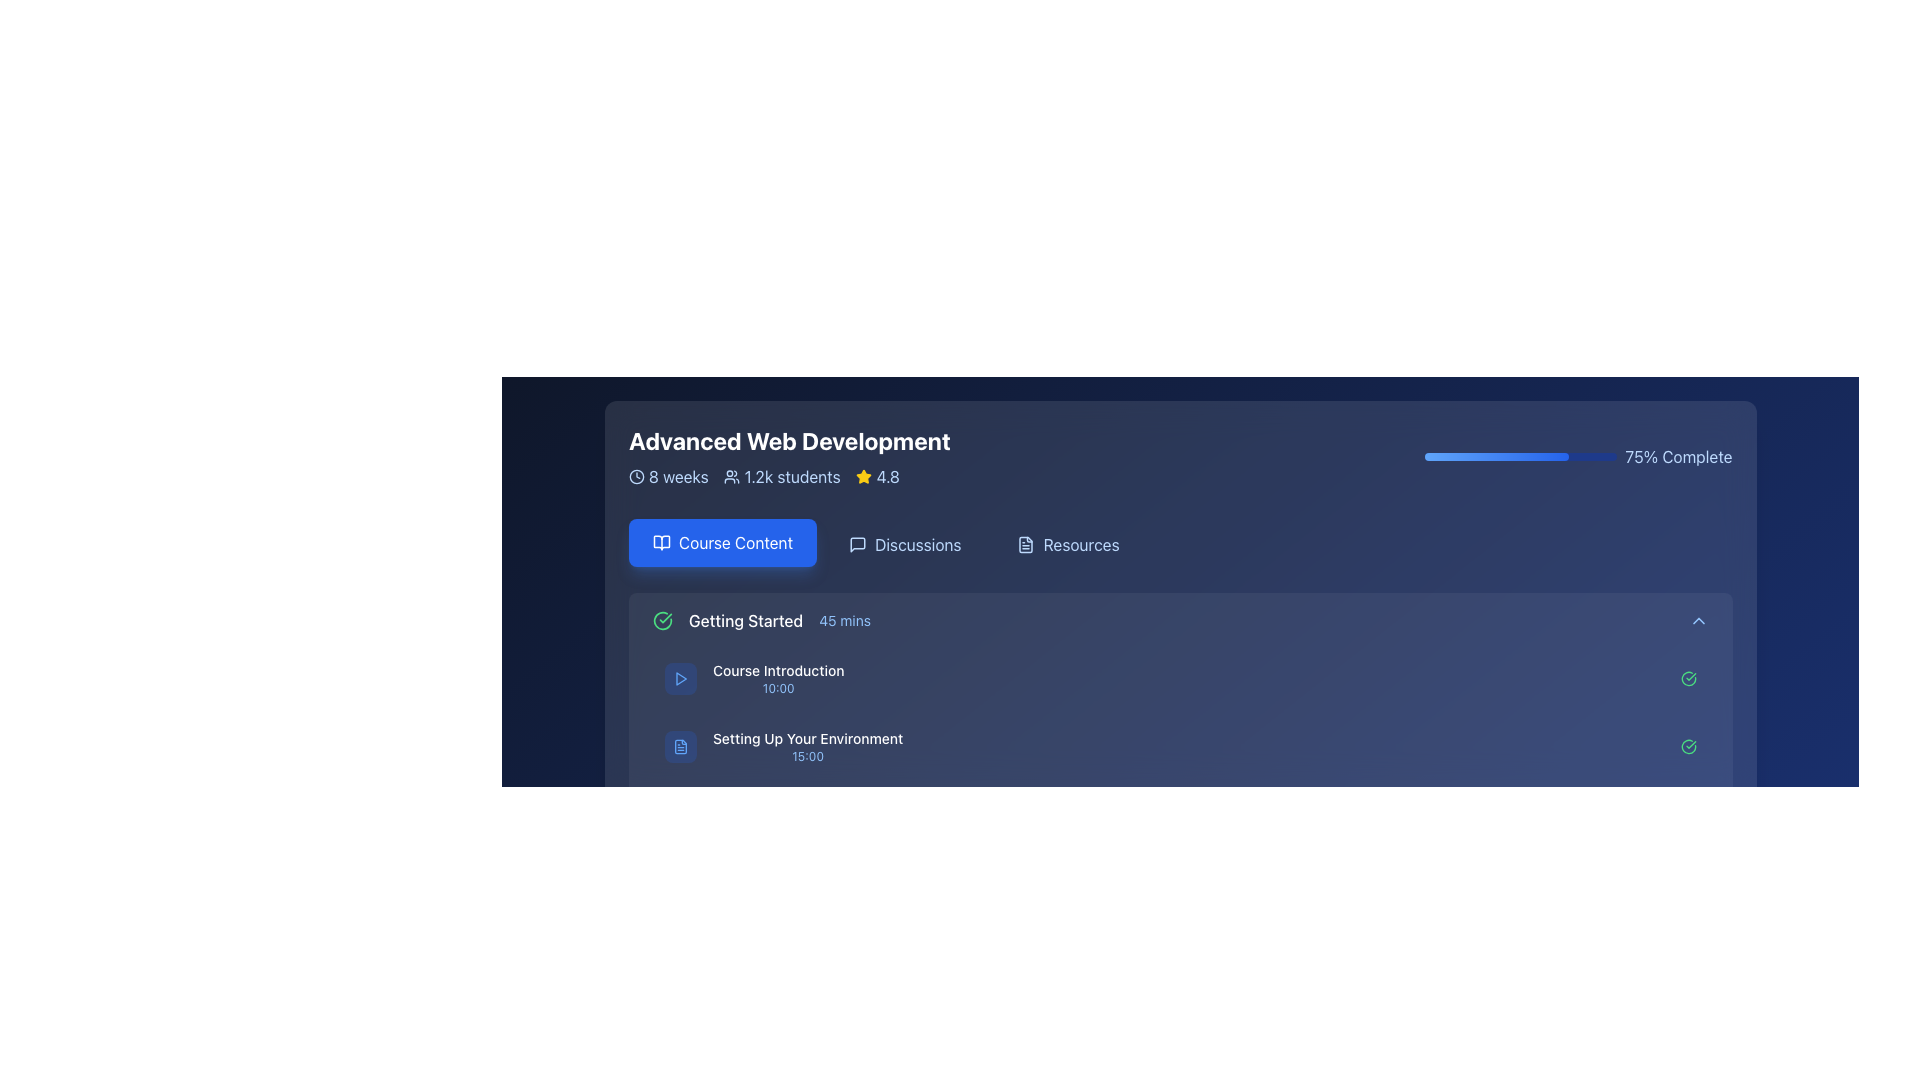  I want to click on the icon representing a resource or document associated with 'Setting Up Your Environment' in the 'Advanced Web Development' course to possibly see more details or a tooltip, so click(680, 747).